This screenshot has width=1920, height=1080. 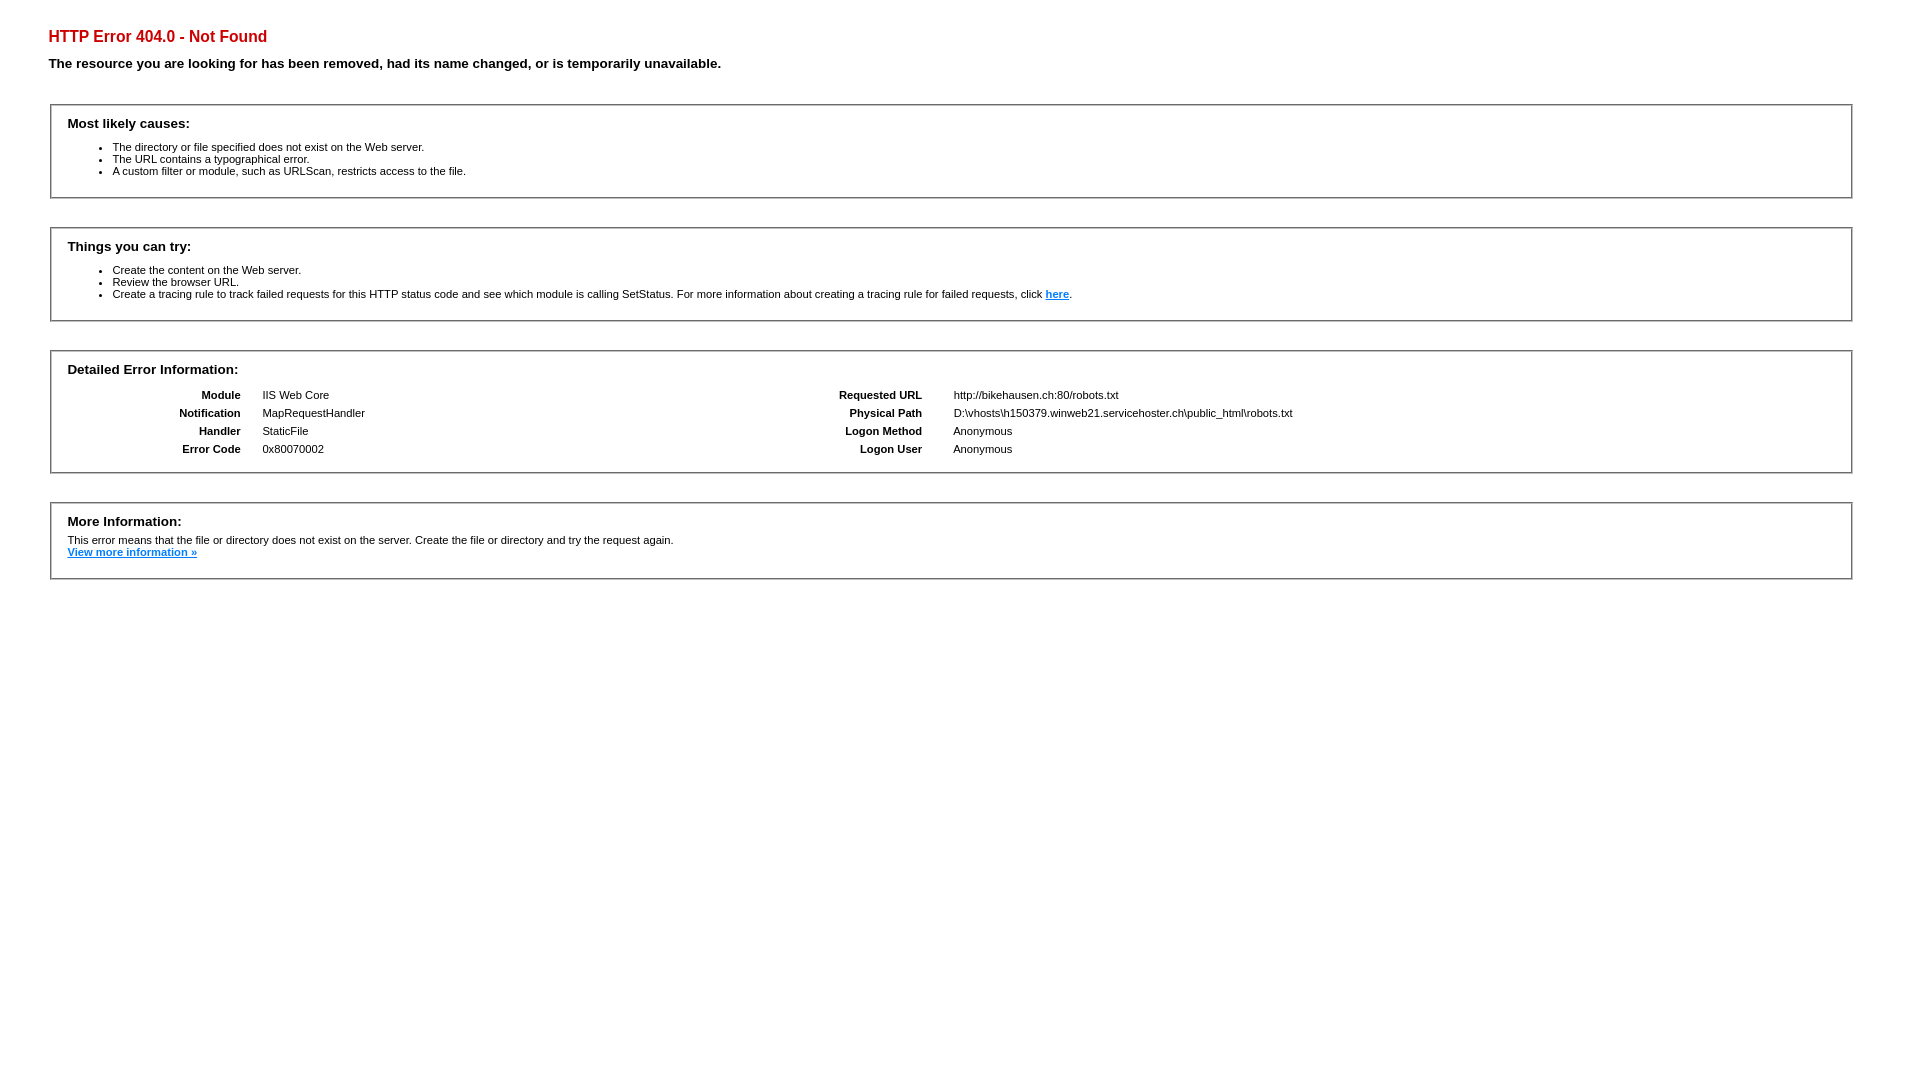 I want to click on 'here', so click(x=1056, y=293).